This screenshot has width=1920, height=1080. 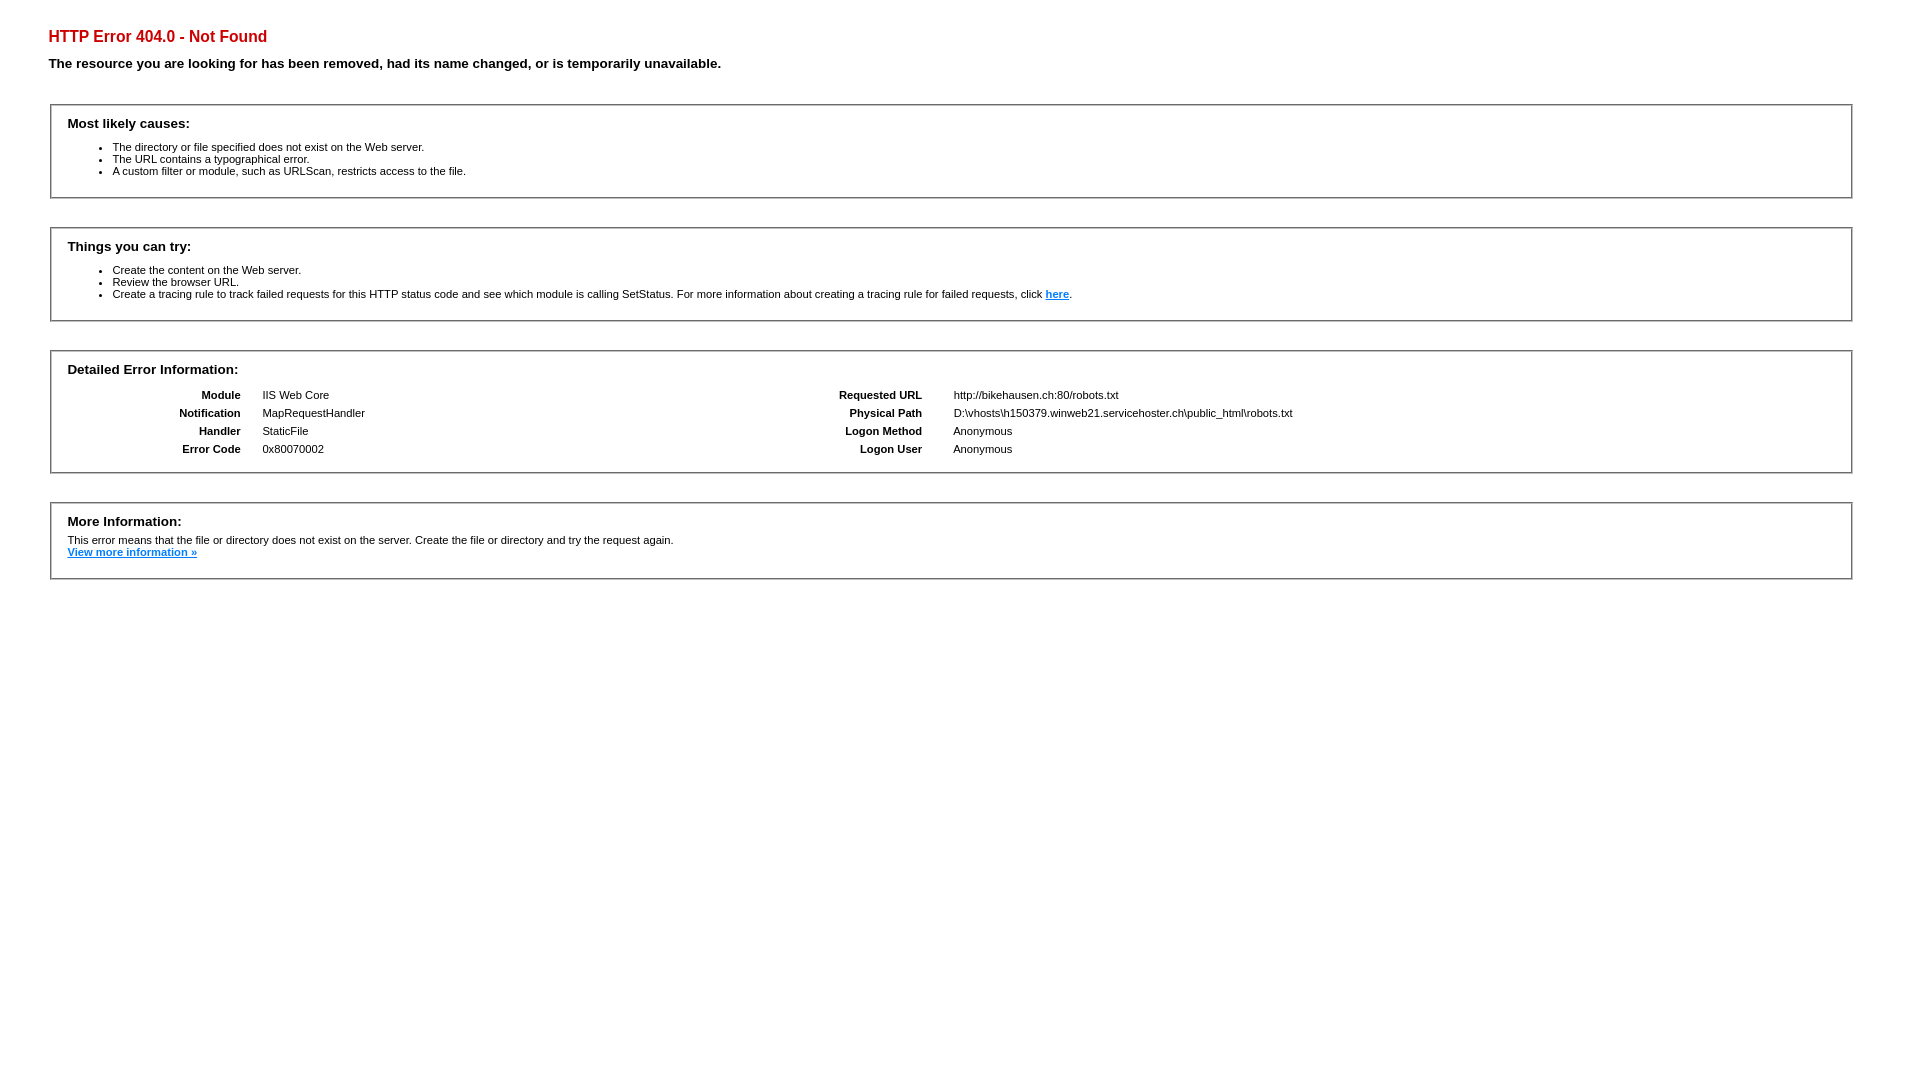 I want to click on 'here', so click(x=1056, y=293).